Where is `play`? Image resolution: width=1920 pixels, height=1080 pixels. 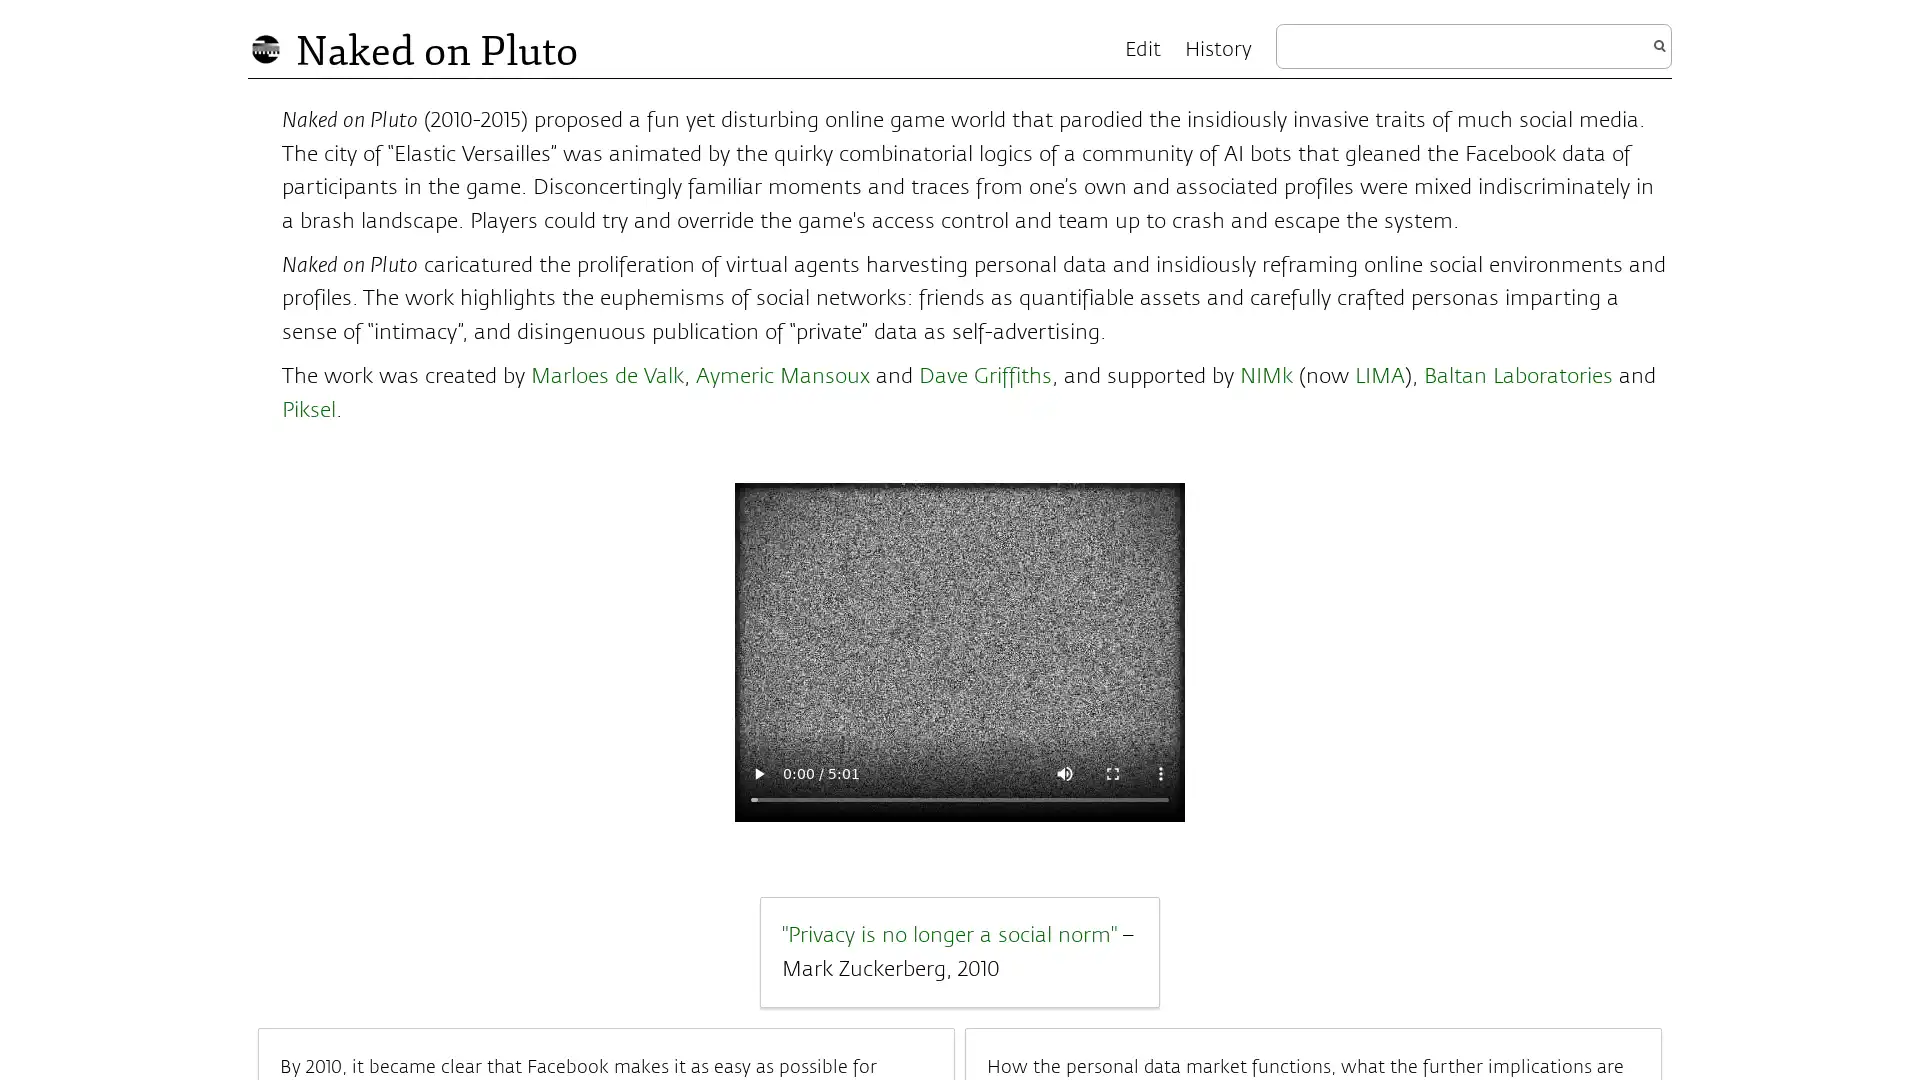
play is located at coordinates (757, 771).